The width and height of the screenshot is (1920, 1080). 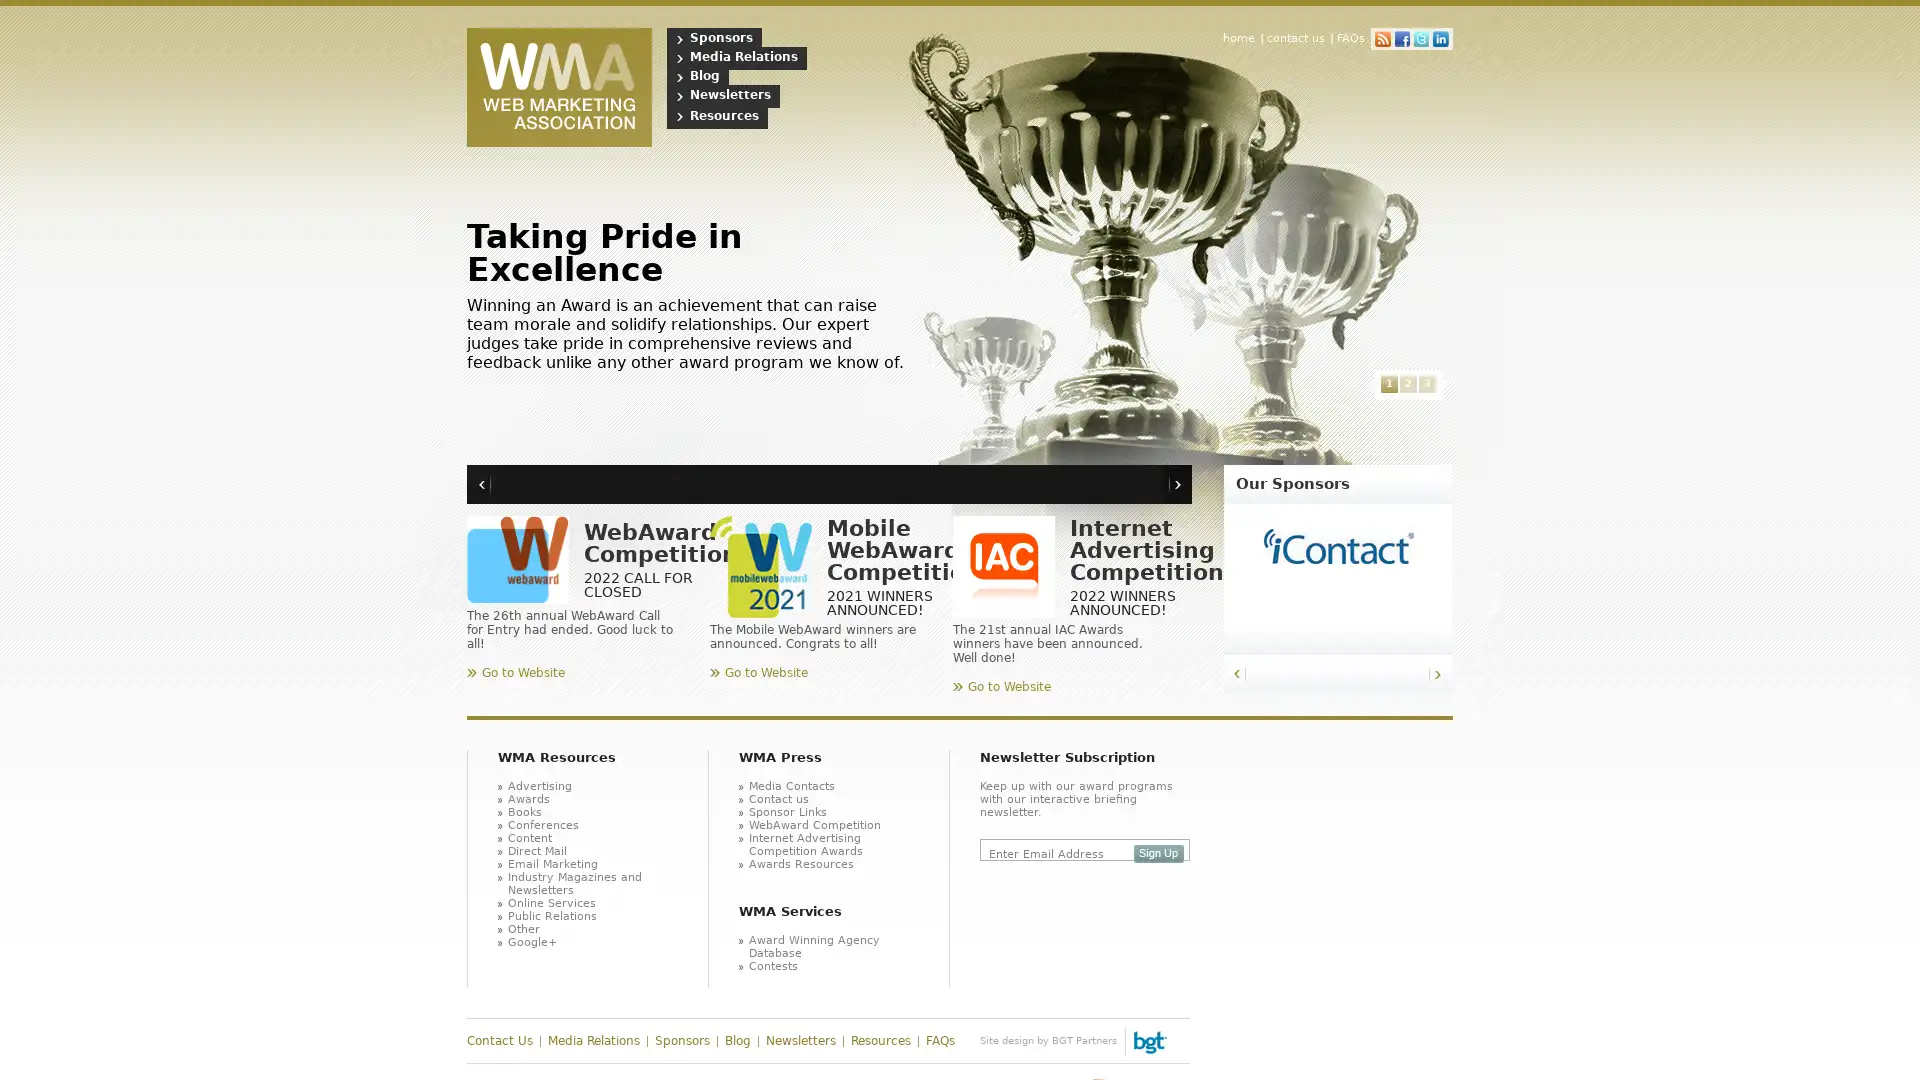 What do you see at coordinates (1158, 853) in the screenshot?
I see `Sign Up` at bounding box center [1158, 853].